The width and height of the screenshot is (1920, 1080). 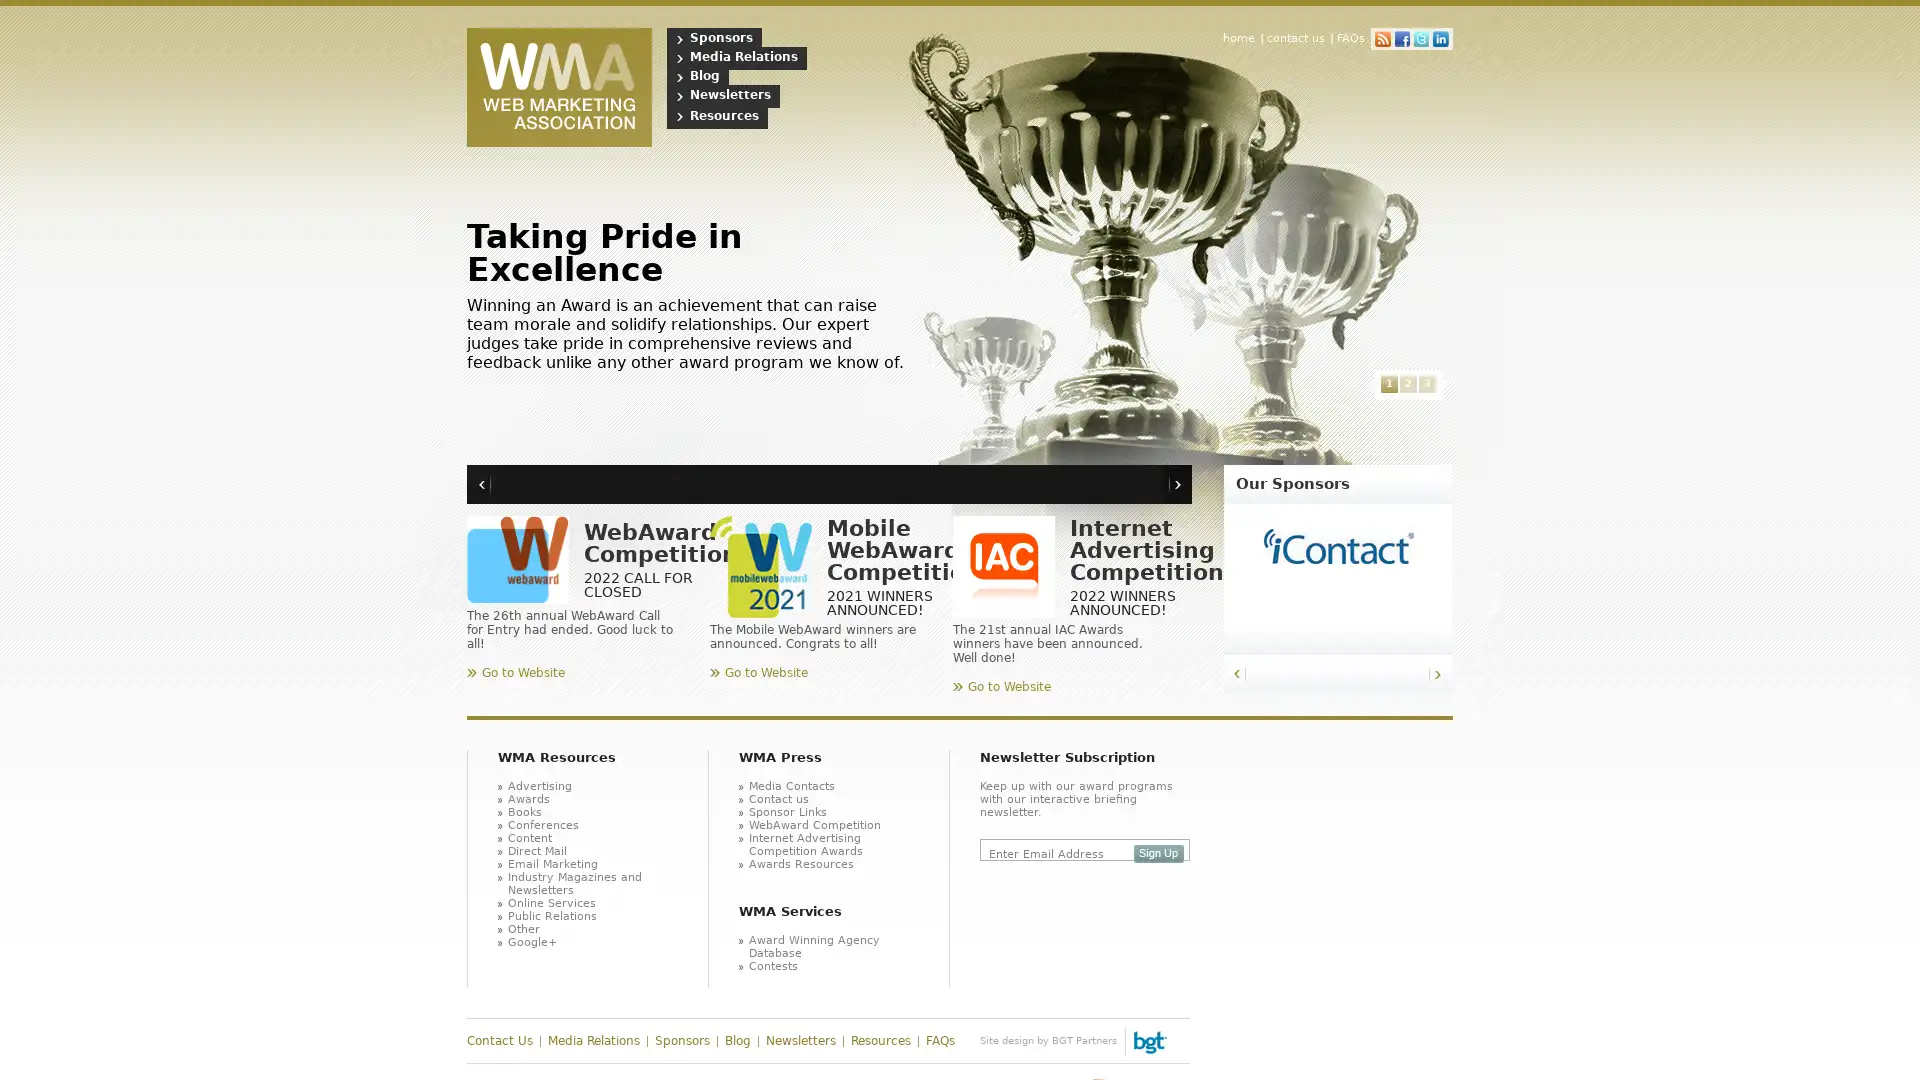 What do you see at coordinates (1158, 853) in the screenshot?
I see `Sign Up` at bounding box center [1158, 853].